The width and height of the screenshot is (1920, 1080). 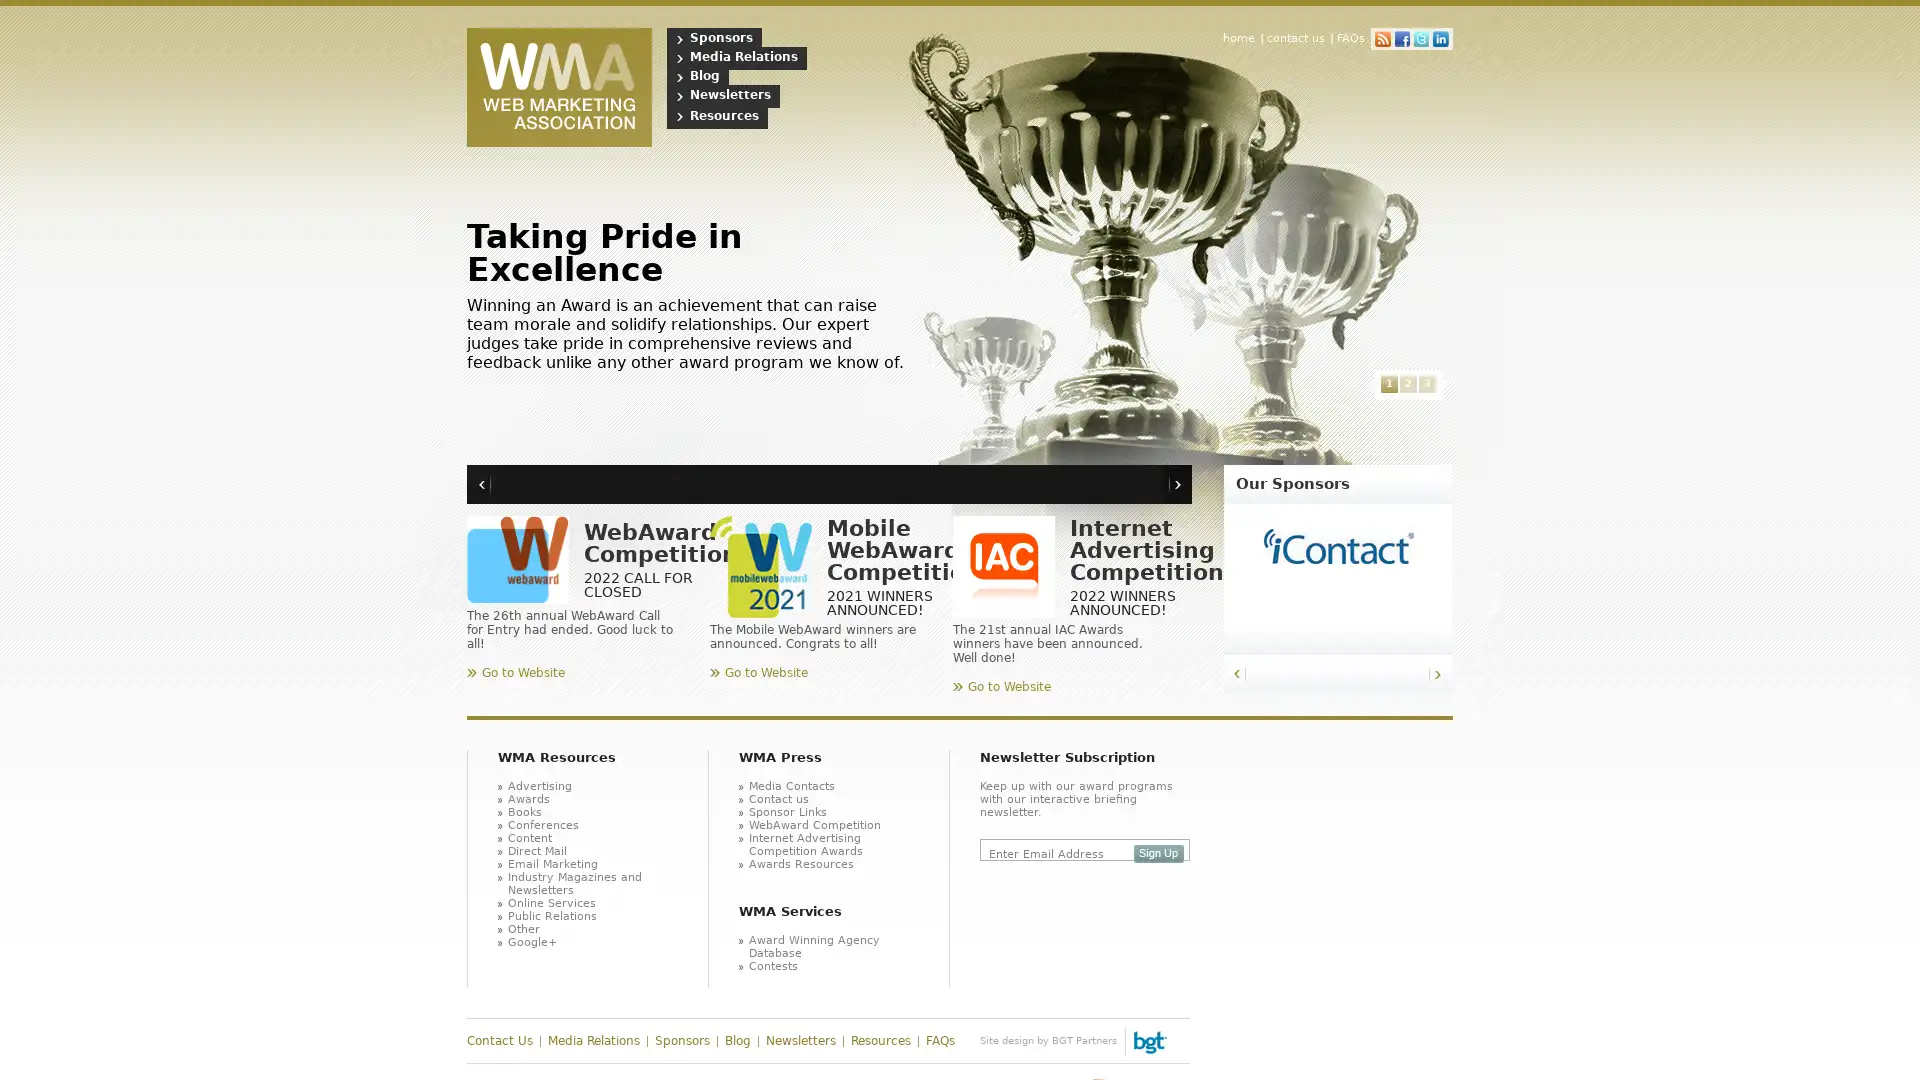 What do you see at coordinates (1158, 853) in the screenshot?
I see `Sign Up` at bounding box center [1158, 853].